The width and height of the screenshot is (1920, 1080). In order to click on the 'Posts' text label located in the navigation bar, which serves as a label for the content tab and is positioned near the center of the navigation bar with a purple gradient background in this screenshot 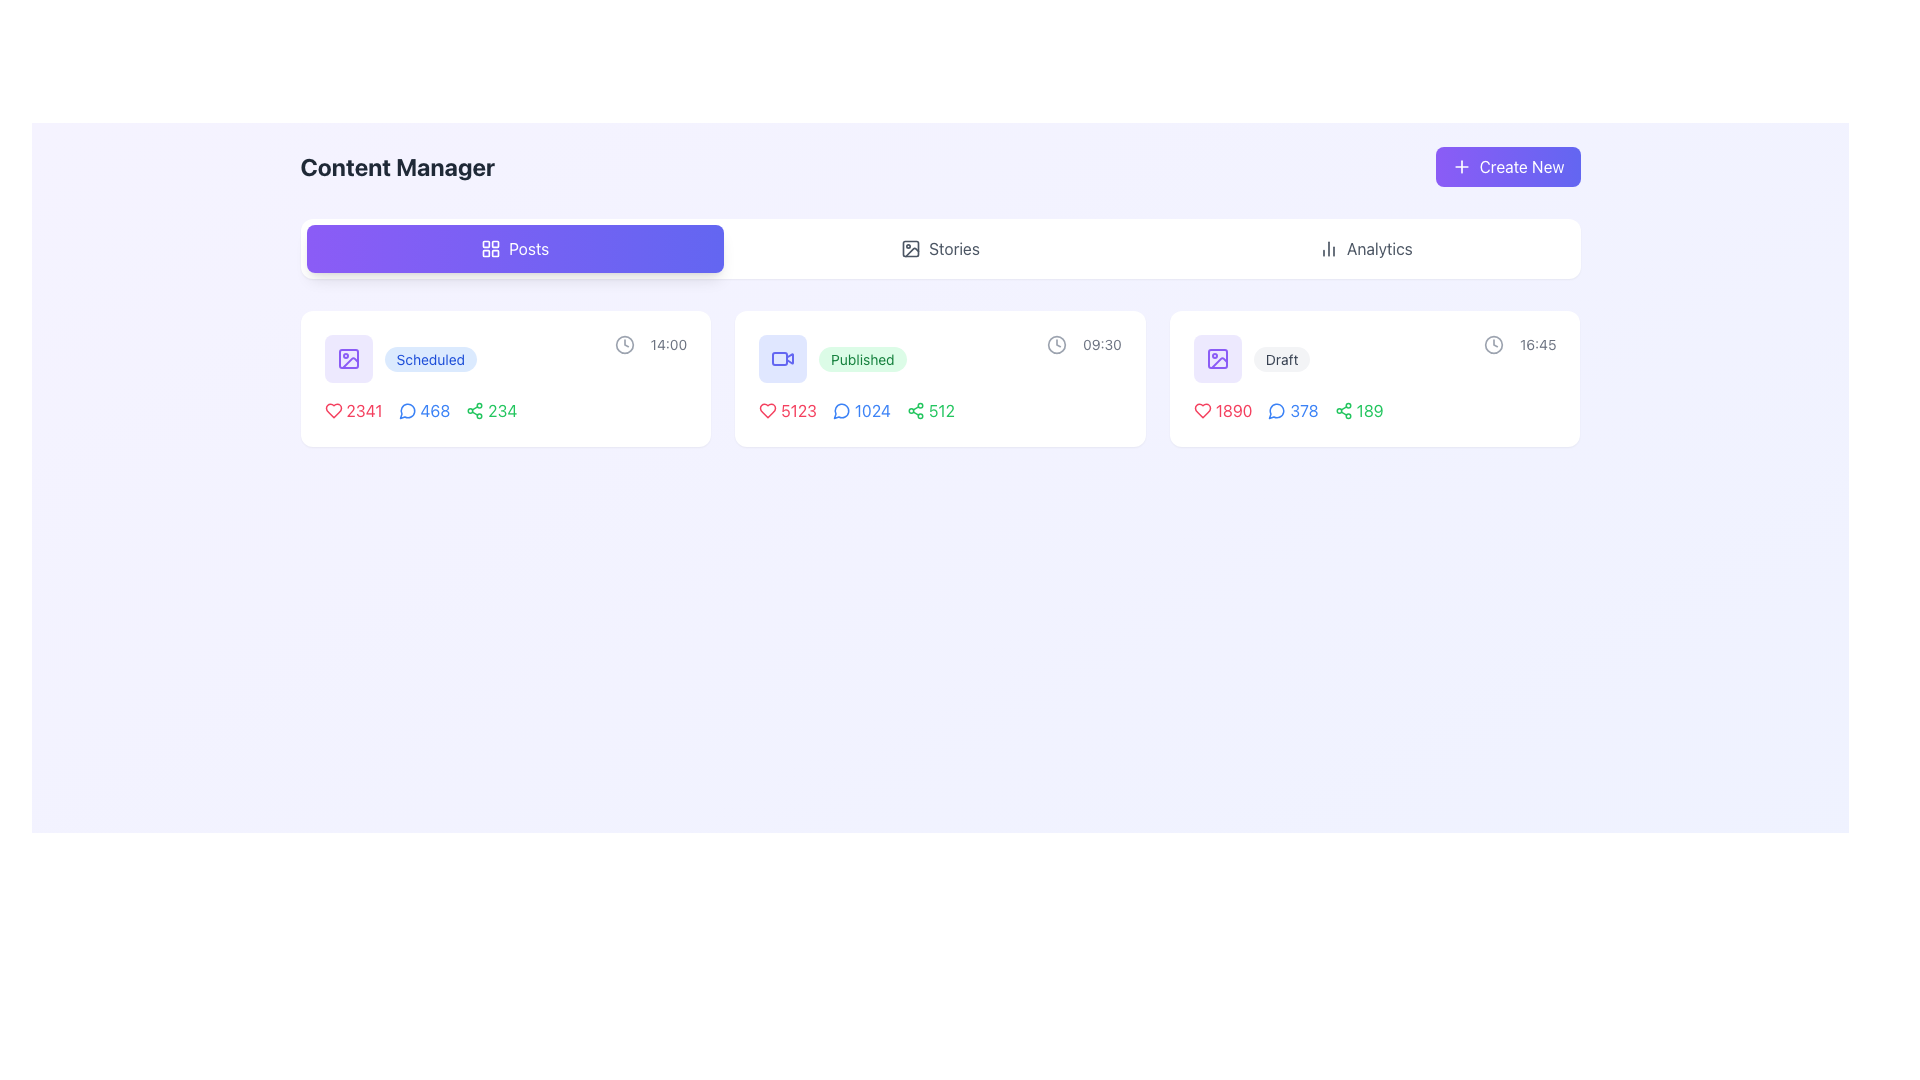, I will do `click(529, 248)`.